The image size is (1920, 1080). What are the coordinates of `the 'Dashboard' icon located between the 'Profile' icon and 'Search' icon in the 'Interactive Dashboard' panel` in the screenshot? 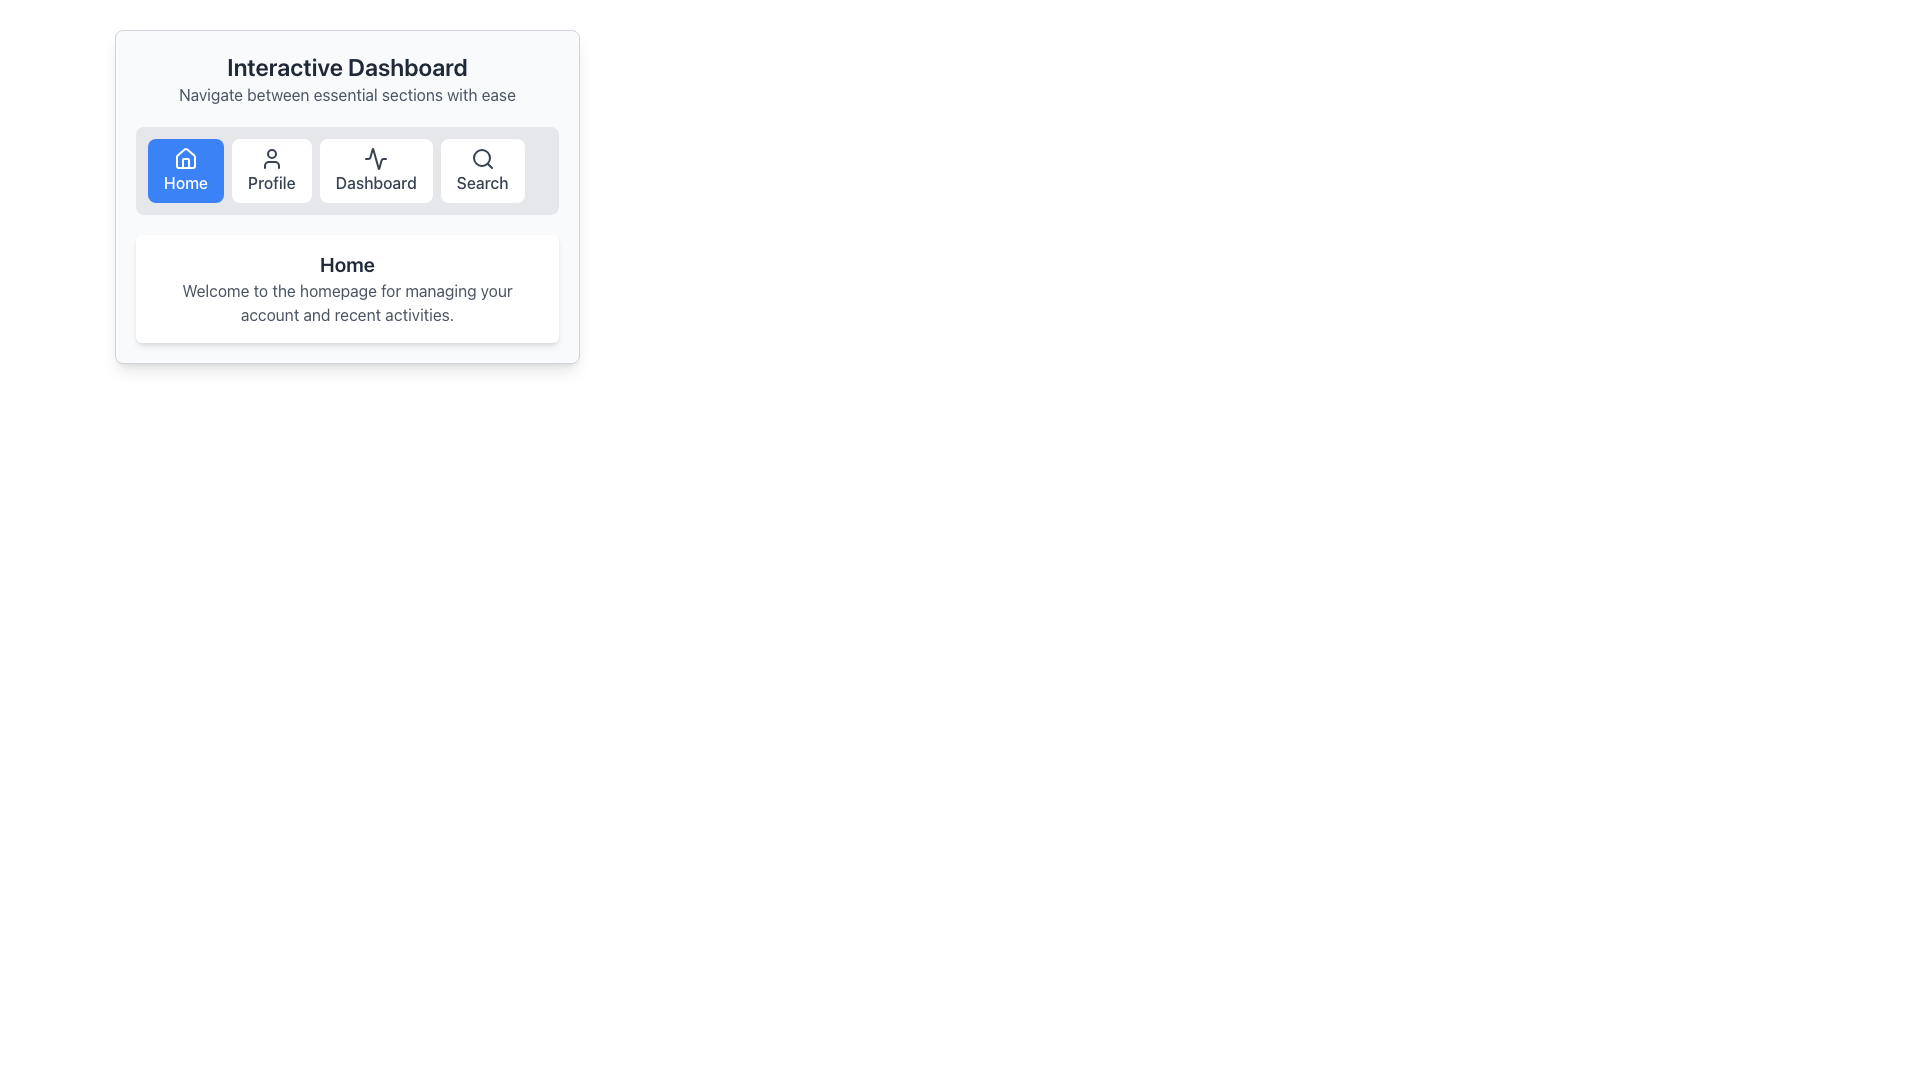 It's located at (376, 157).